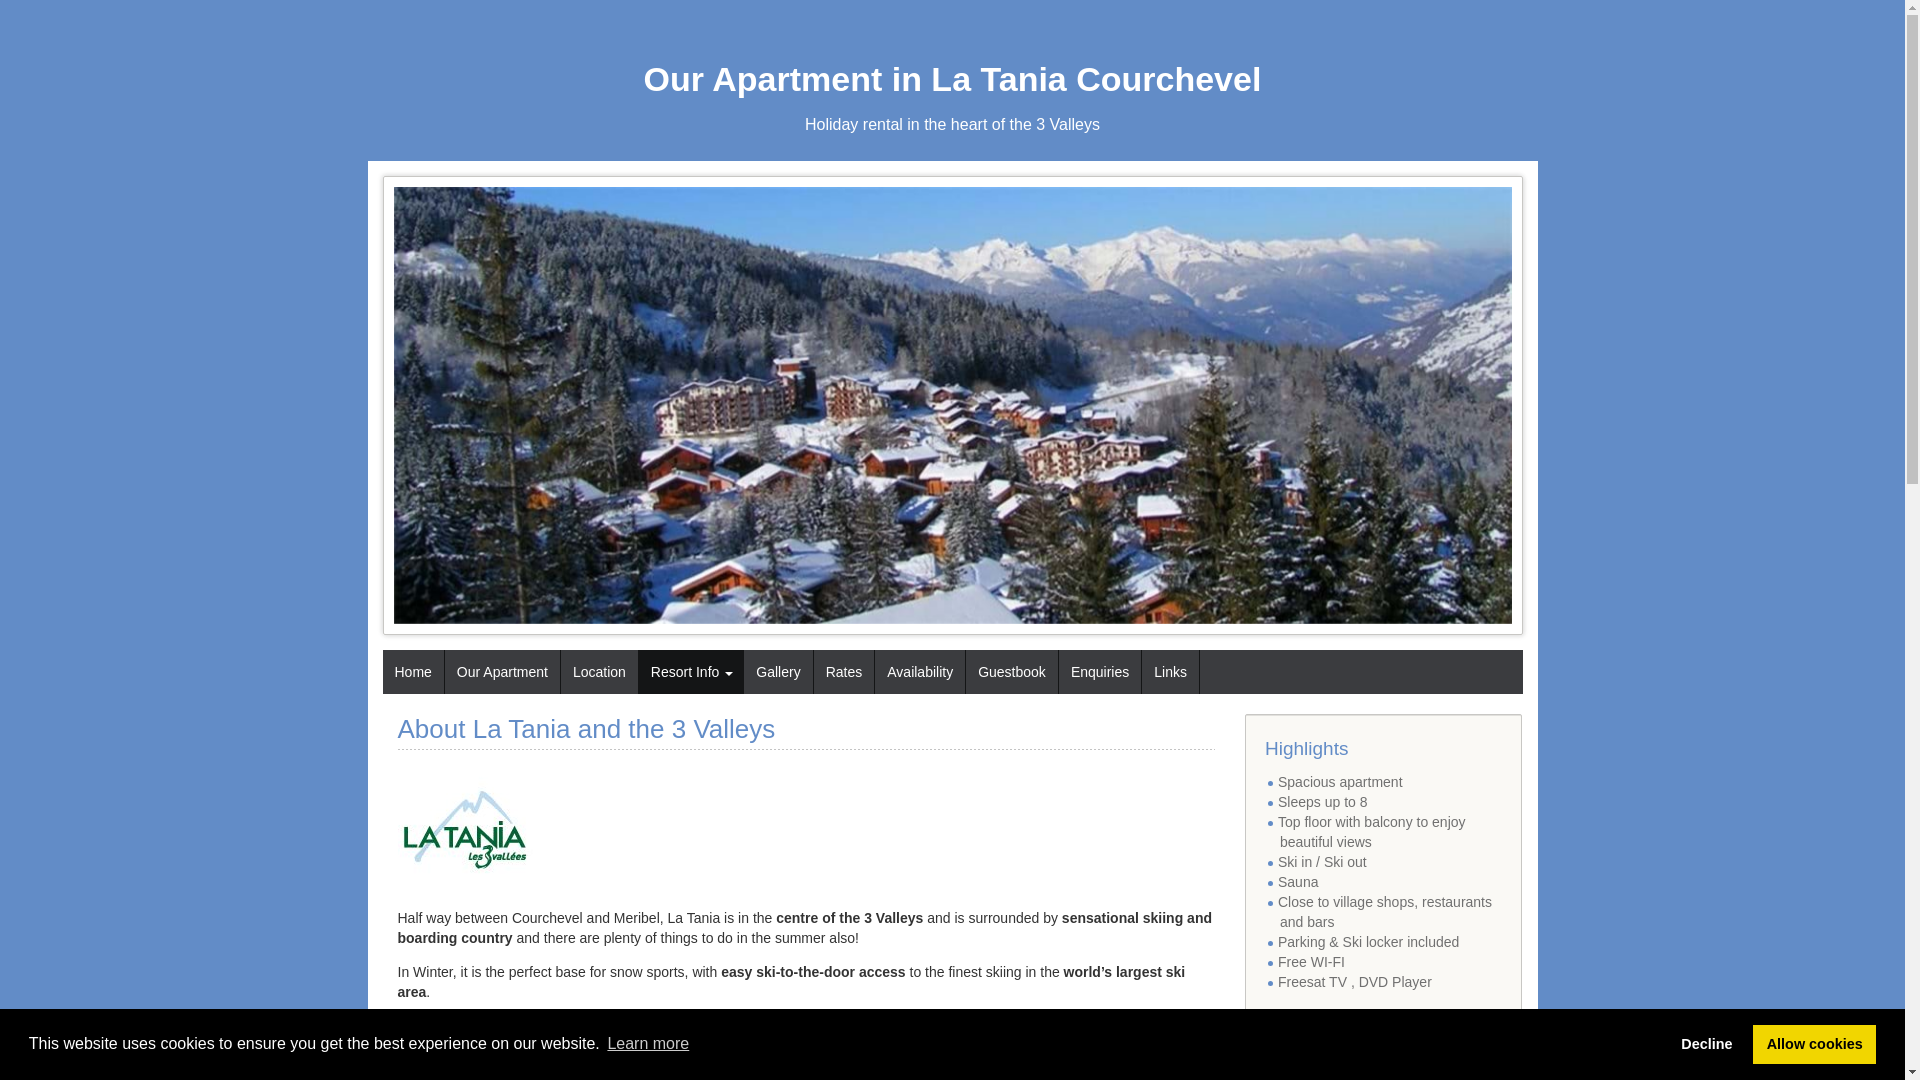  Describe the element at coordinates (743, 671) in the screenshot. I see `'Gallery'` at that location.